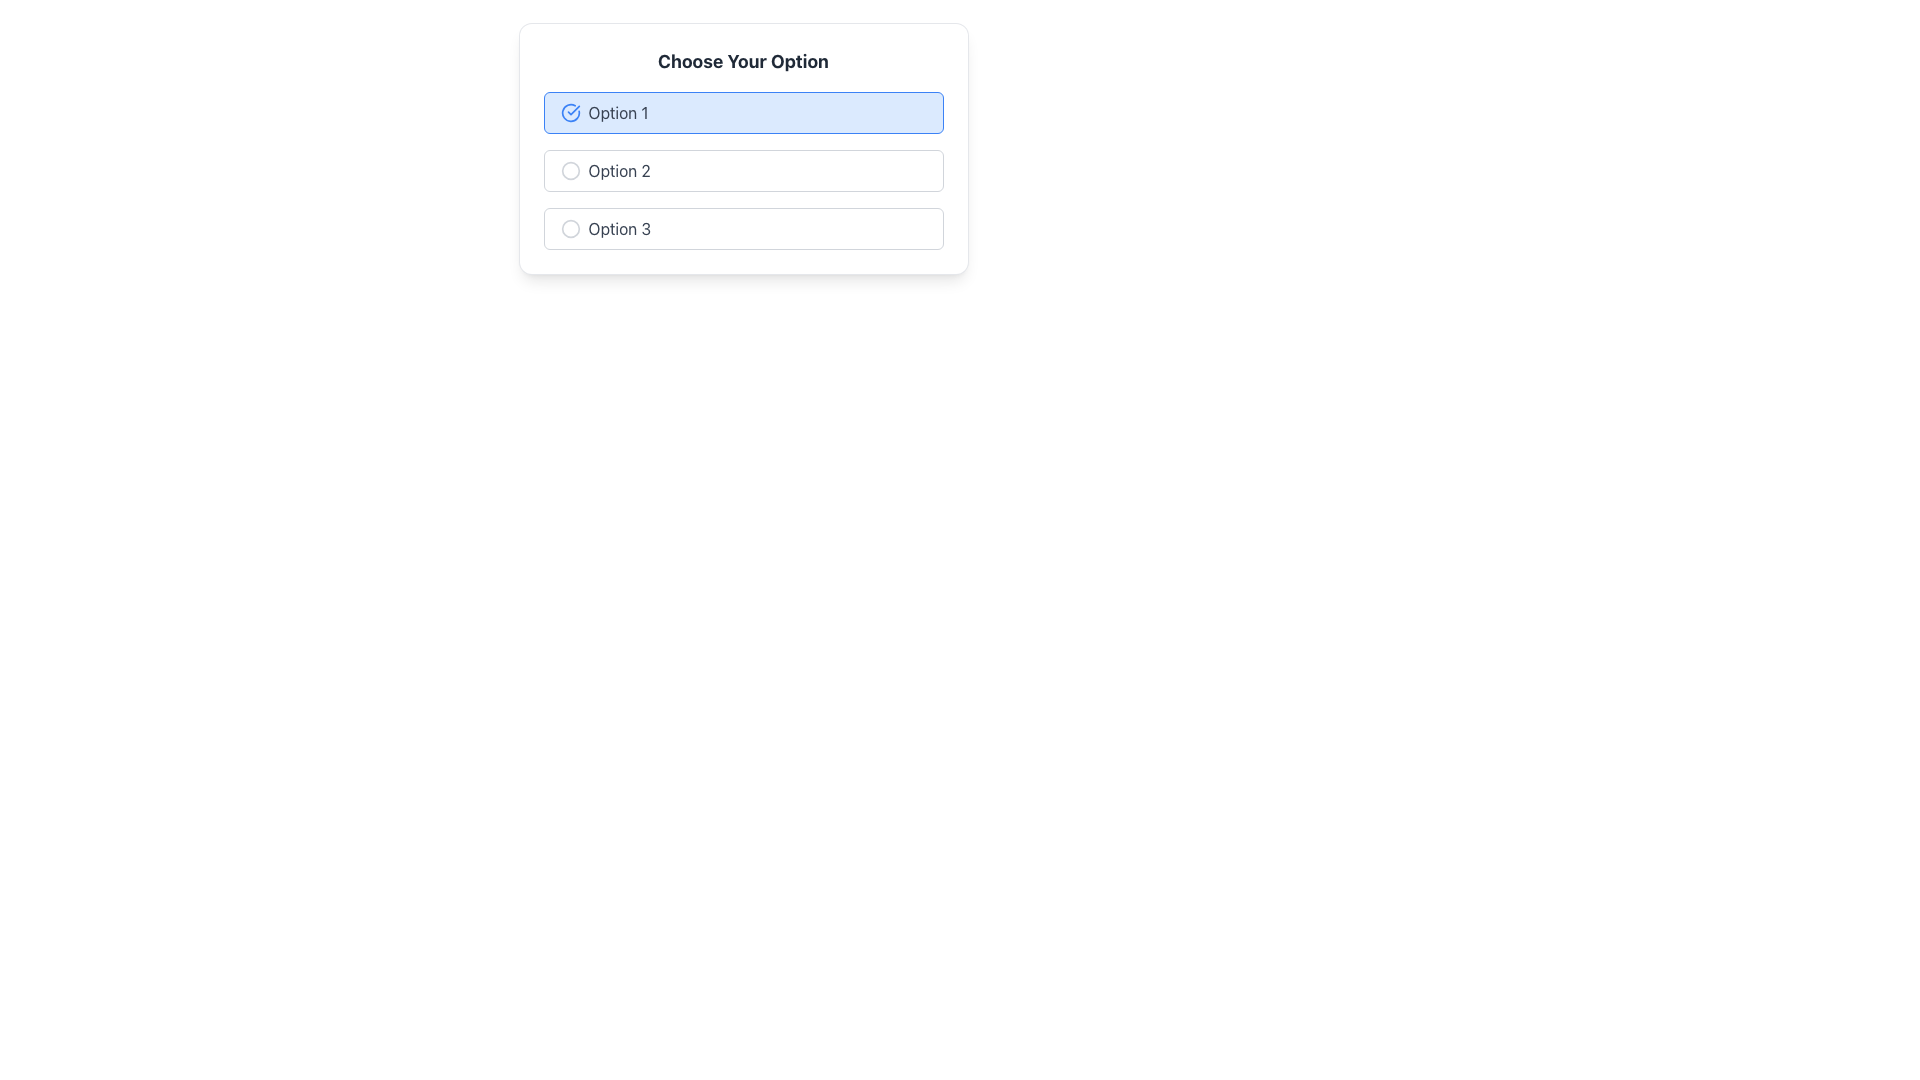 Image resolution: width=1920 pixels, height=1080 pixels. What do you see at coordinates (742, 112) in the screenshot?
I see `the first option button in the selection menu, which has a blue background indicating it is the active choice` at bounding box center [742, 112].